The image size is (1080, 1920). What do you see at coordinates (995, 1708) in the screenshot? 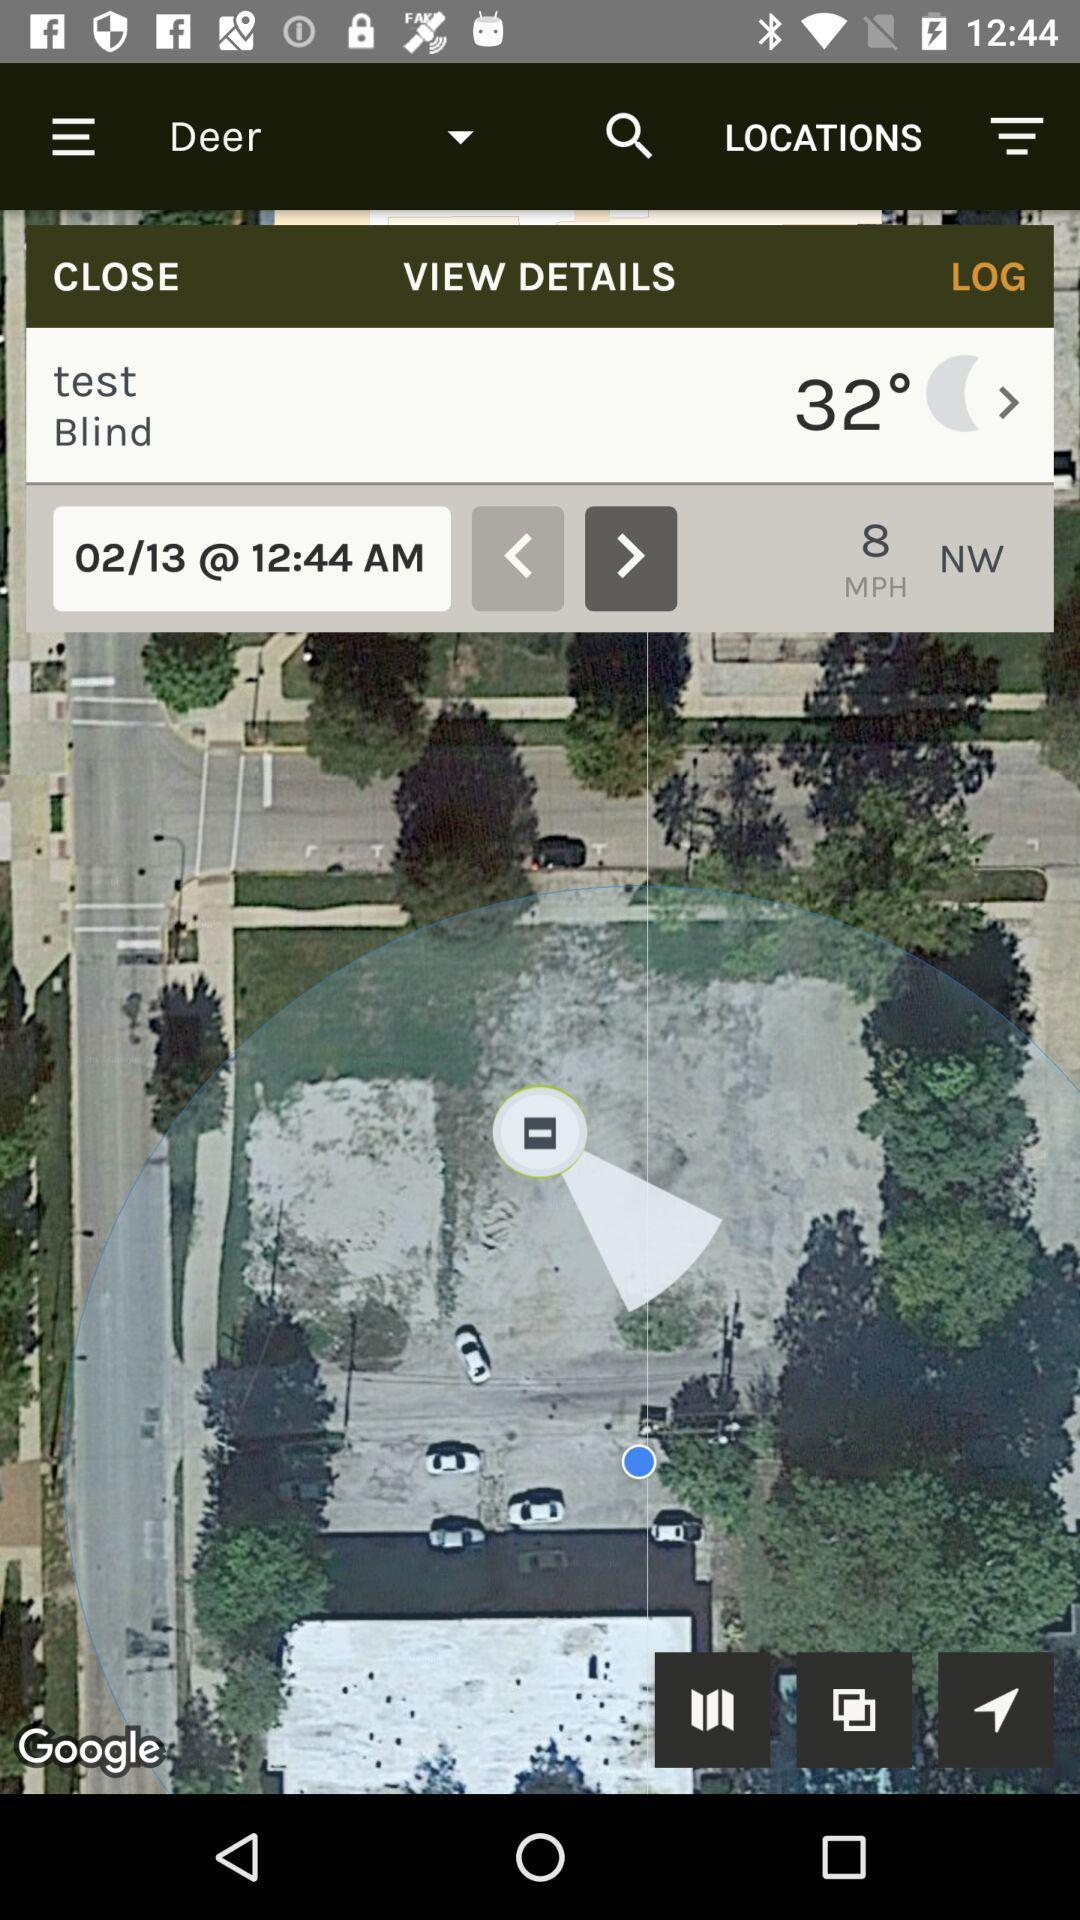
I see `explore the map` at bounding box center [995, 1708].